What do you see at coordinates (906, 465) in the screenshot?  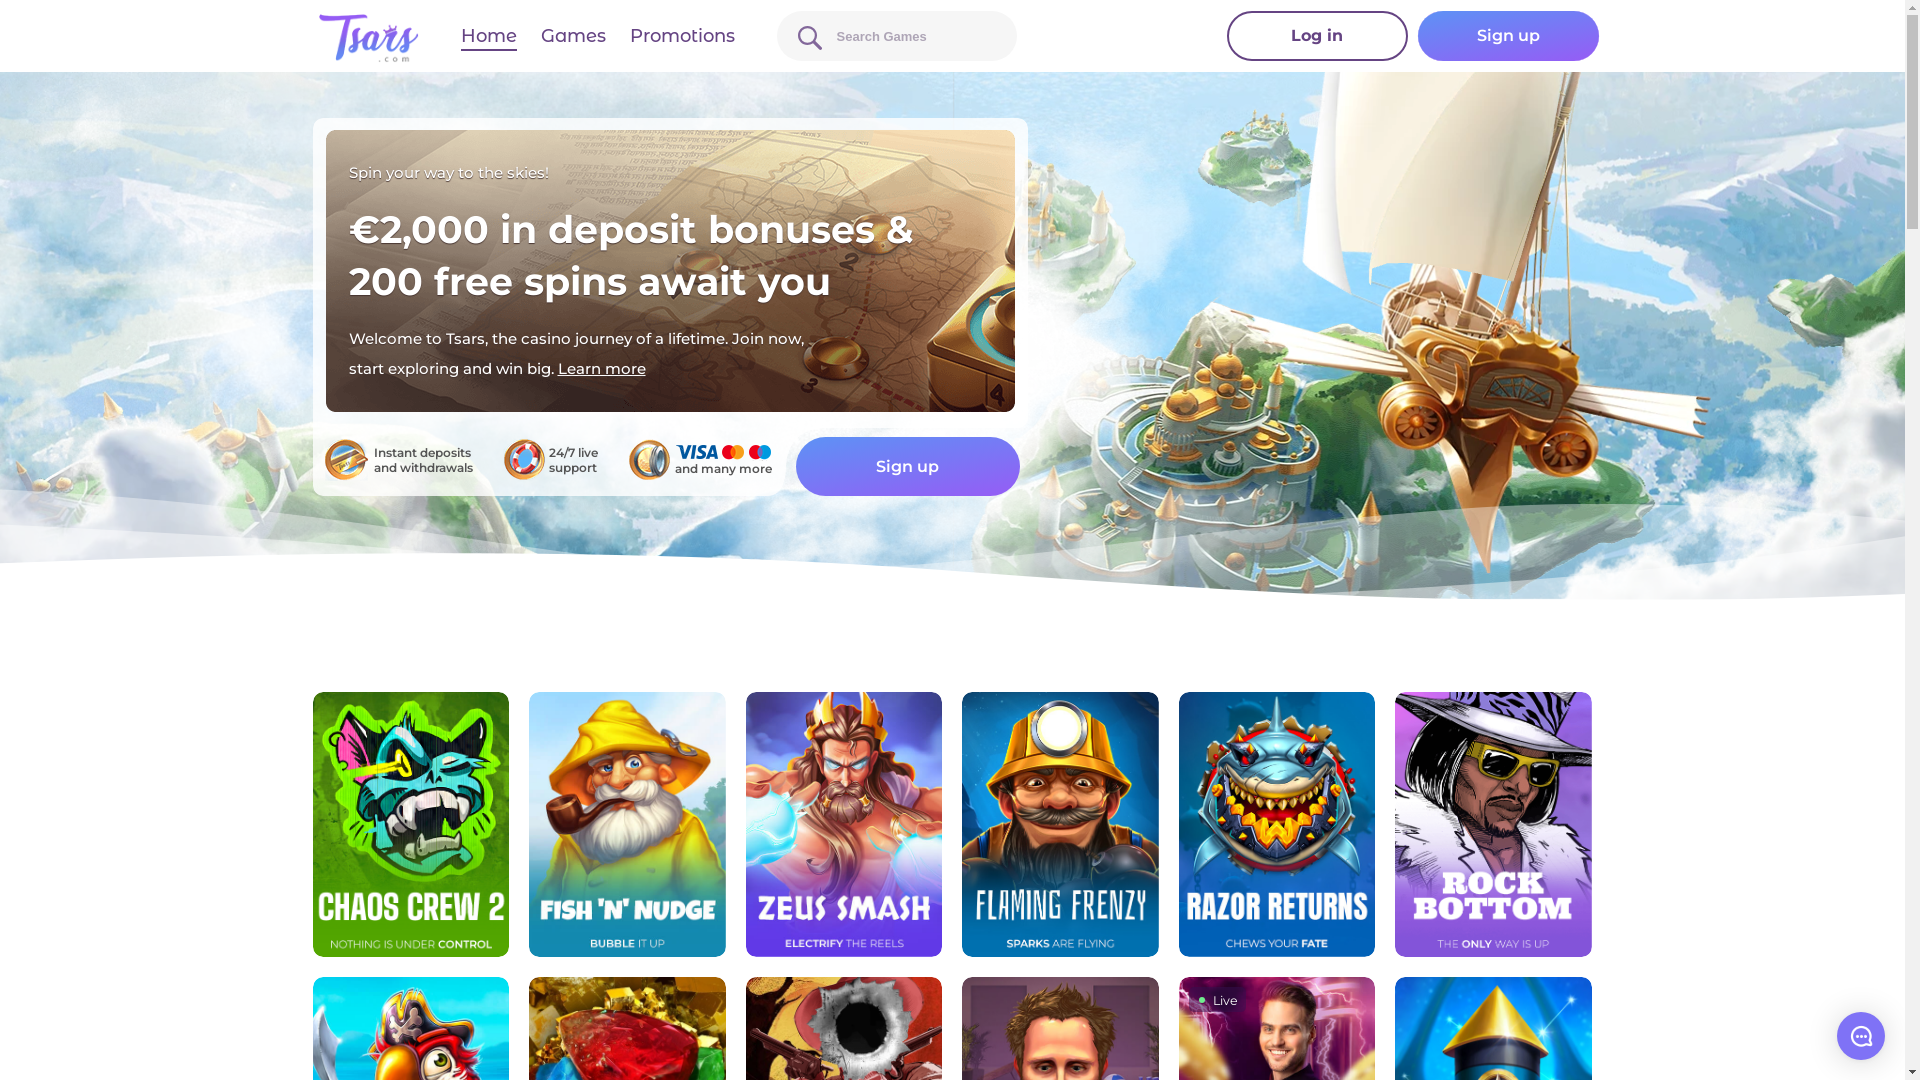 I see `'Sign up'` at bounding box center [906, 465].